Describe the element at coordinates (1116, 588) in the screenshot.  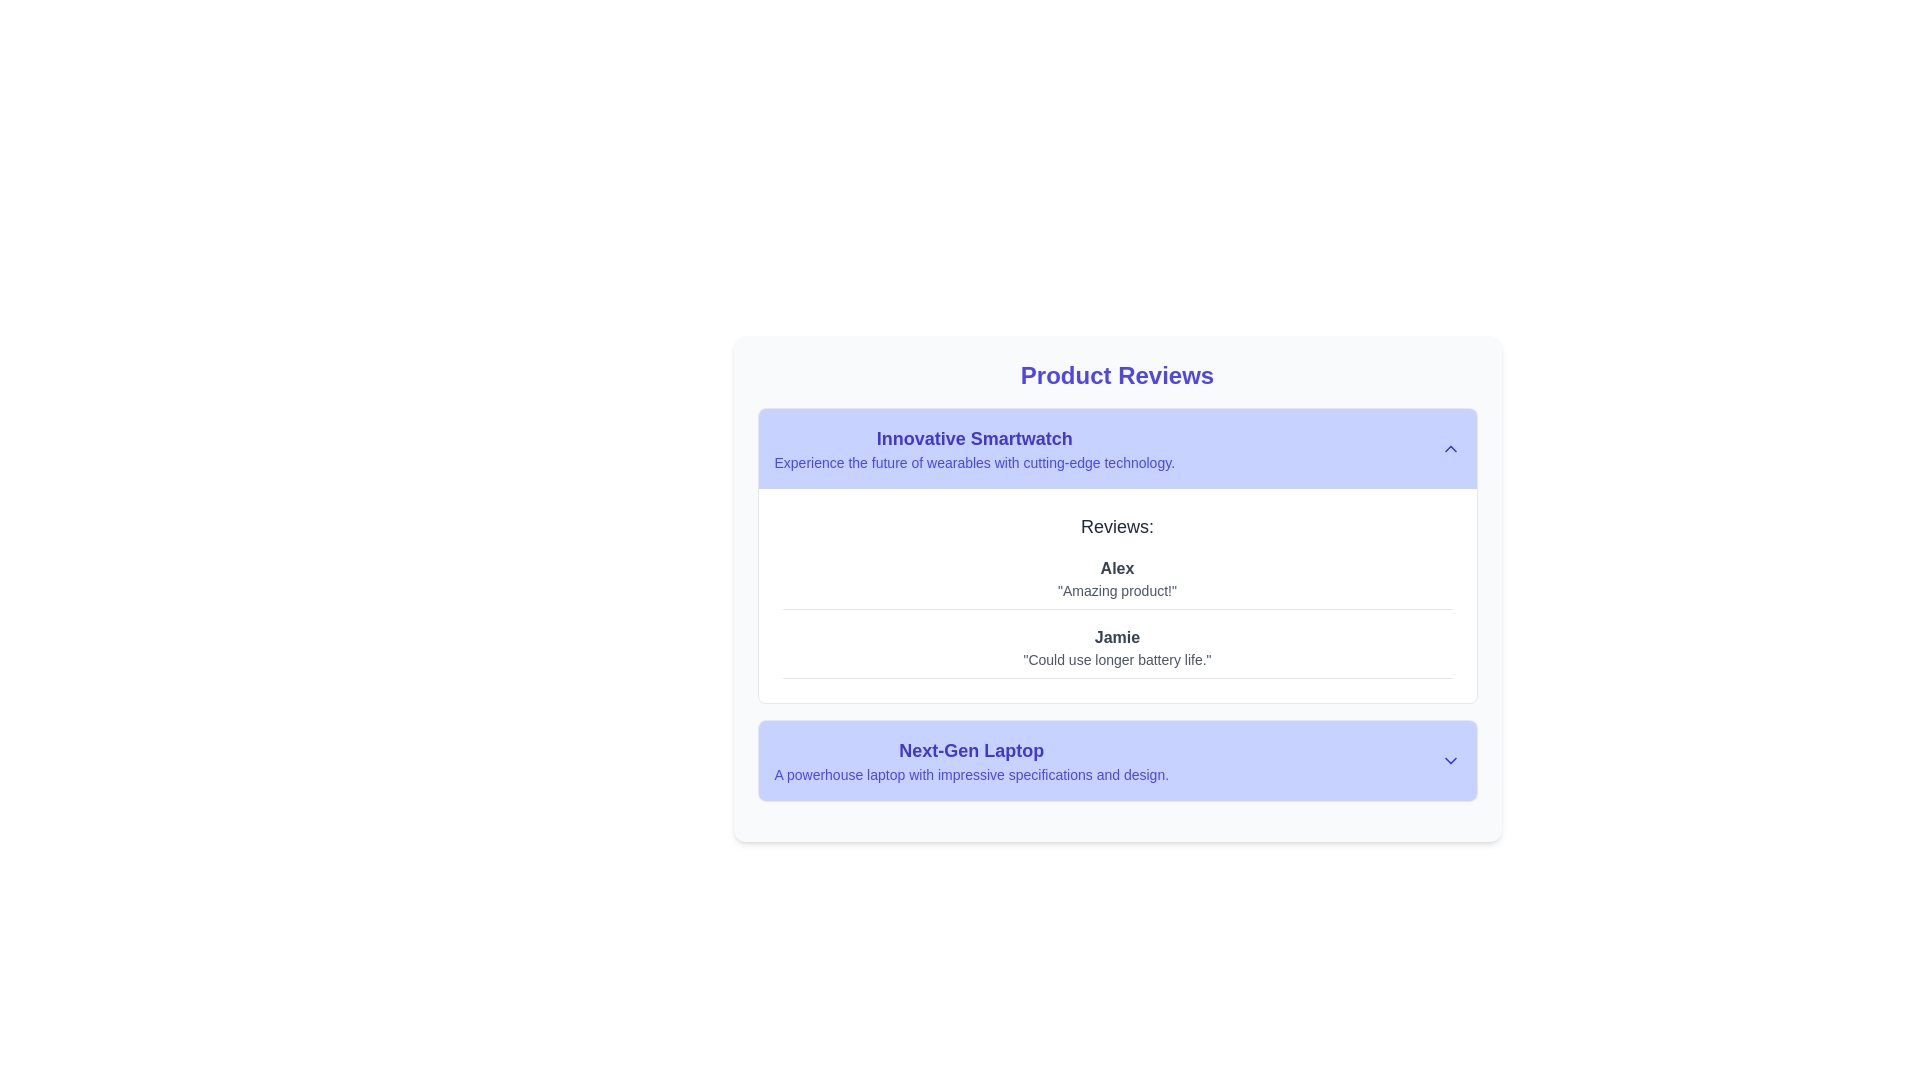
I see `reviews from the first panel in the list, which has a light gray background and contains a centered heading in bold indigo text along with product reviews` at that location.